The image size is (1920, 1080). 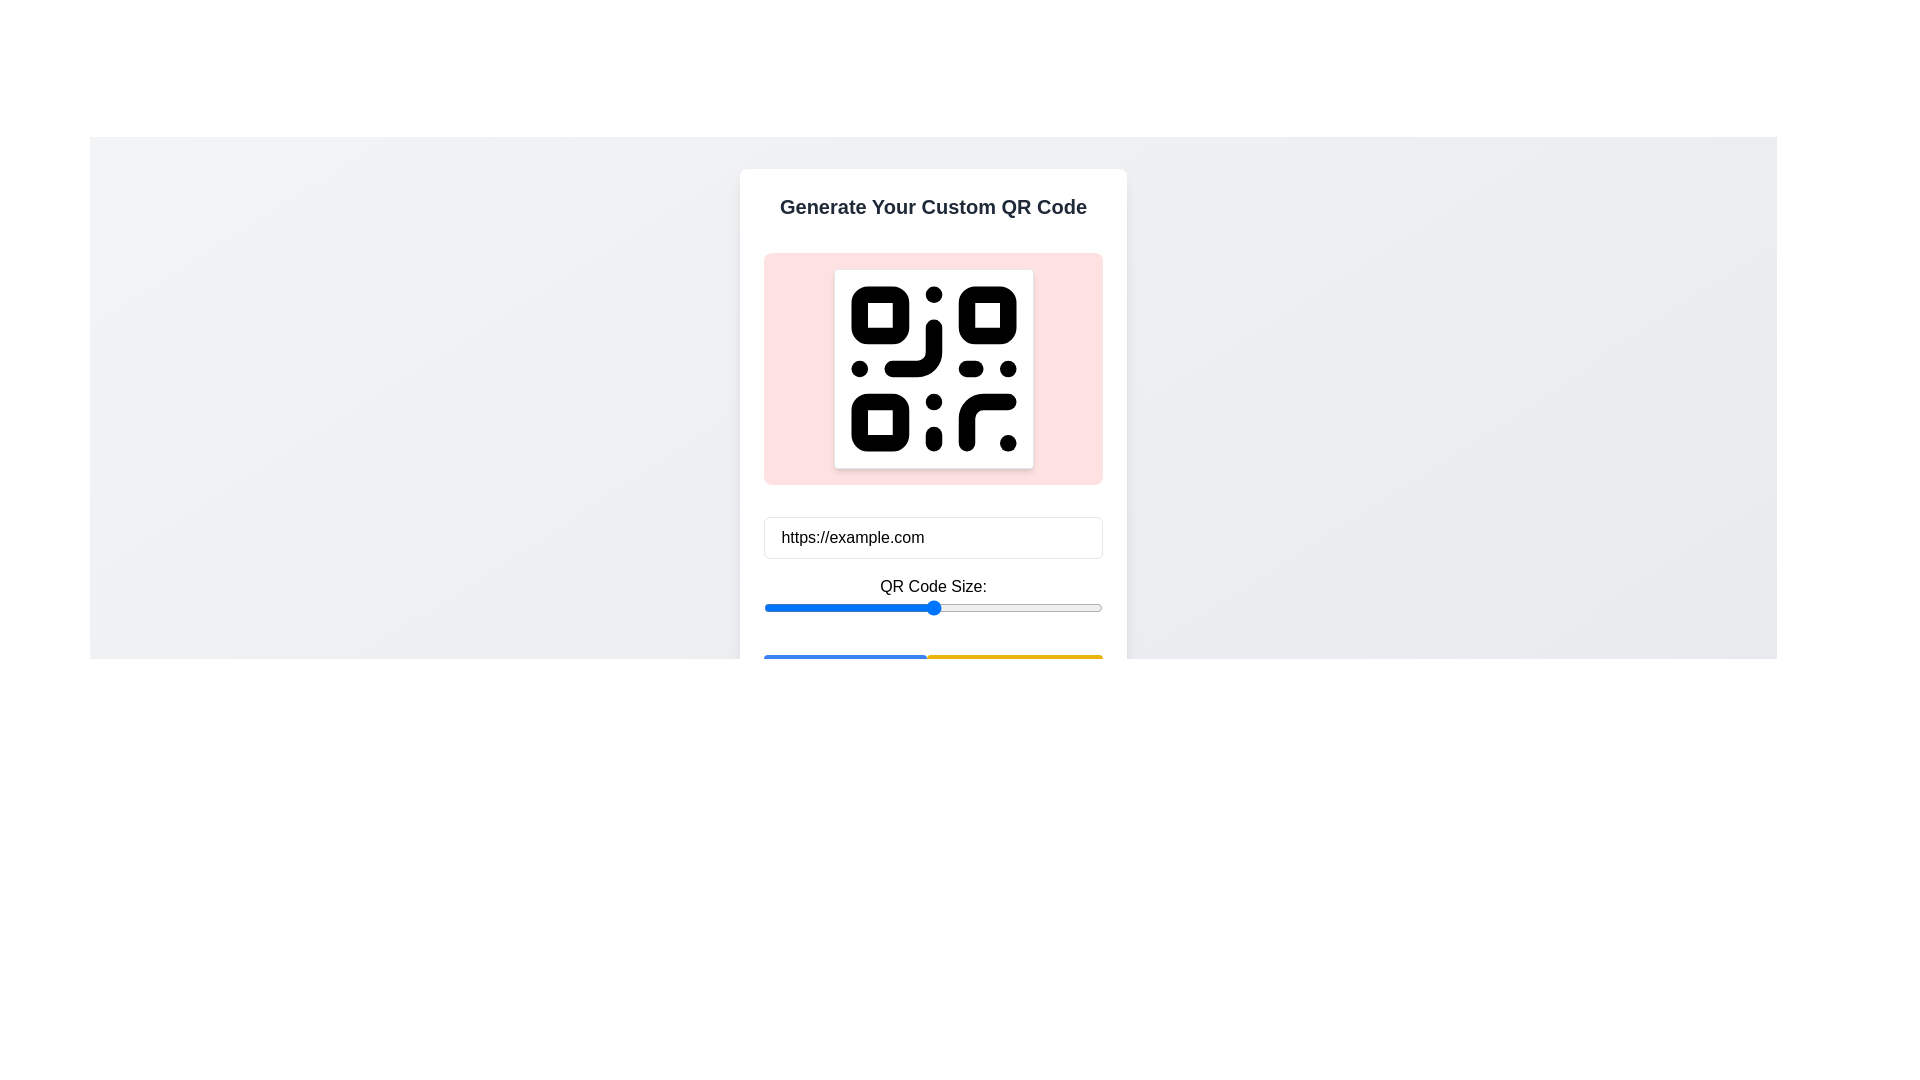 What do you see at coordinates (1062, 607) in the screenshot?
I see `QR code size` at bounding box center [1062, 607].